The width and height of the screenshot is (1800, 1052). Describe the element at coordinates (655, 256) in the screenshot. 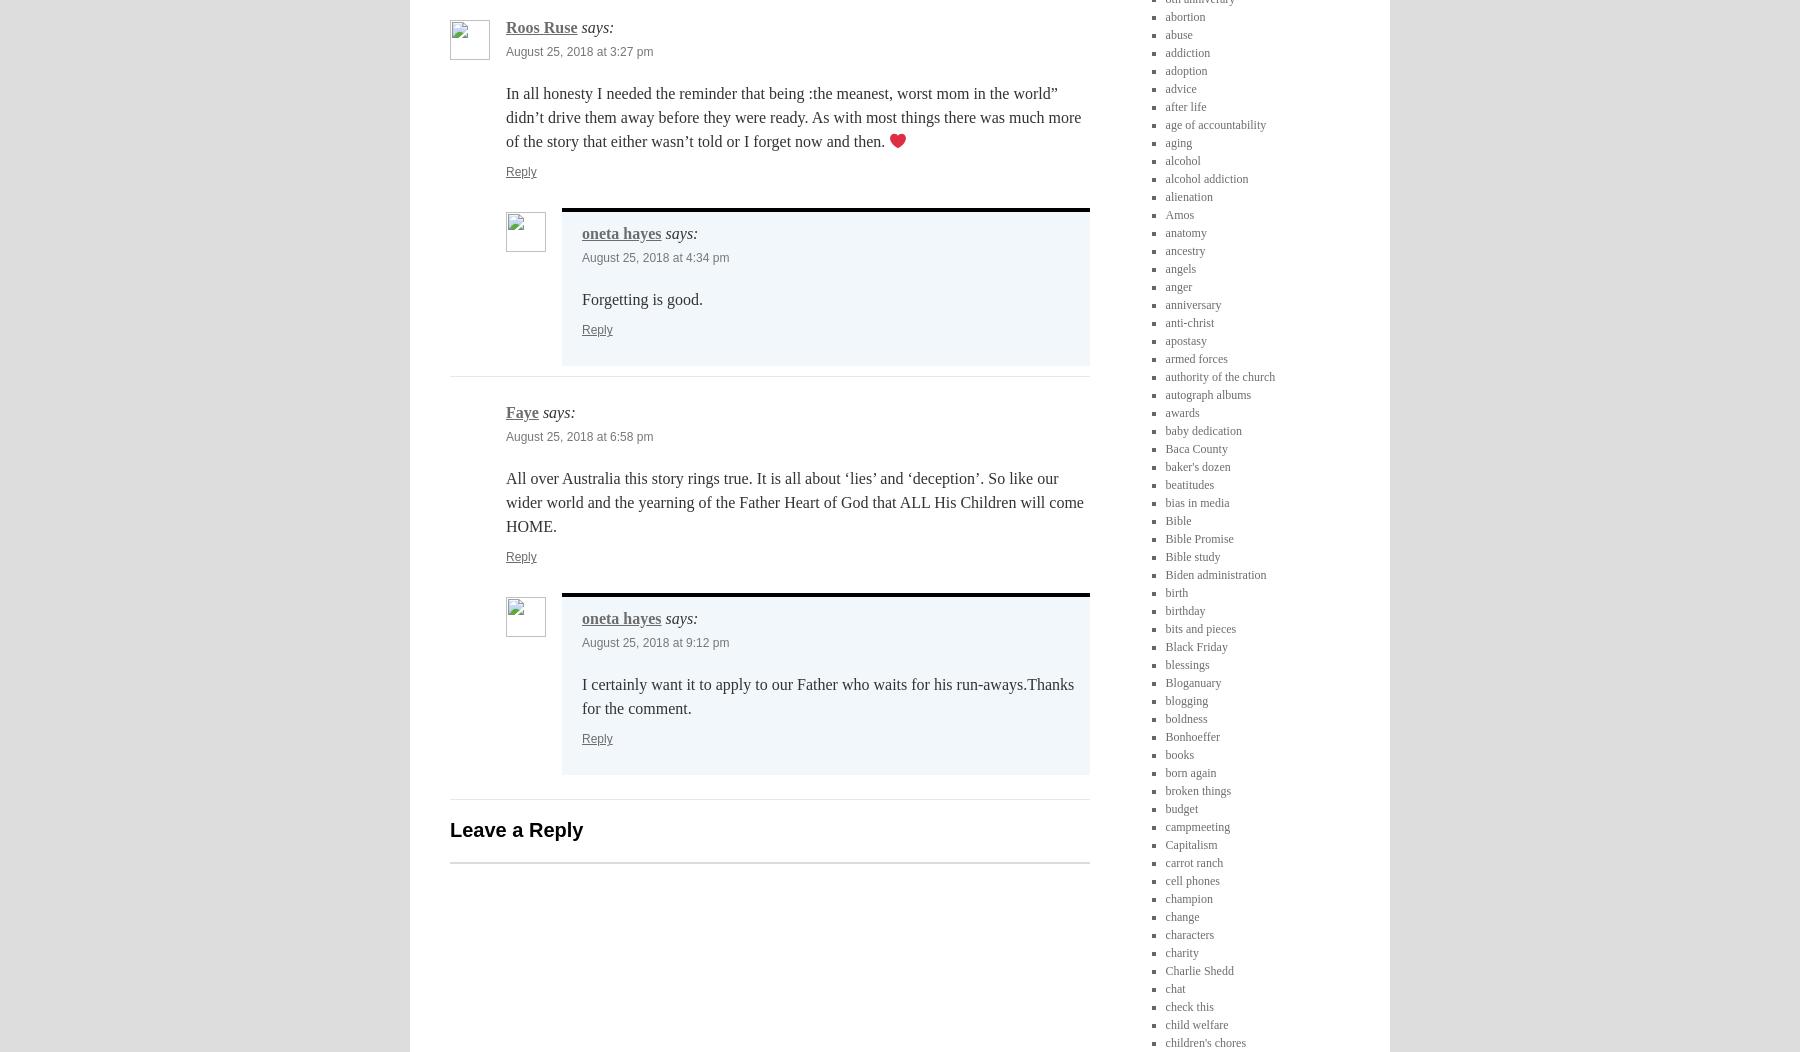

I see `'August 25, 2018 at 4:34 pm'` at that location.